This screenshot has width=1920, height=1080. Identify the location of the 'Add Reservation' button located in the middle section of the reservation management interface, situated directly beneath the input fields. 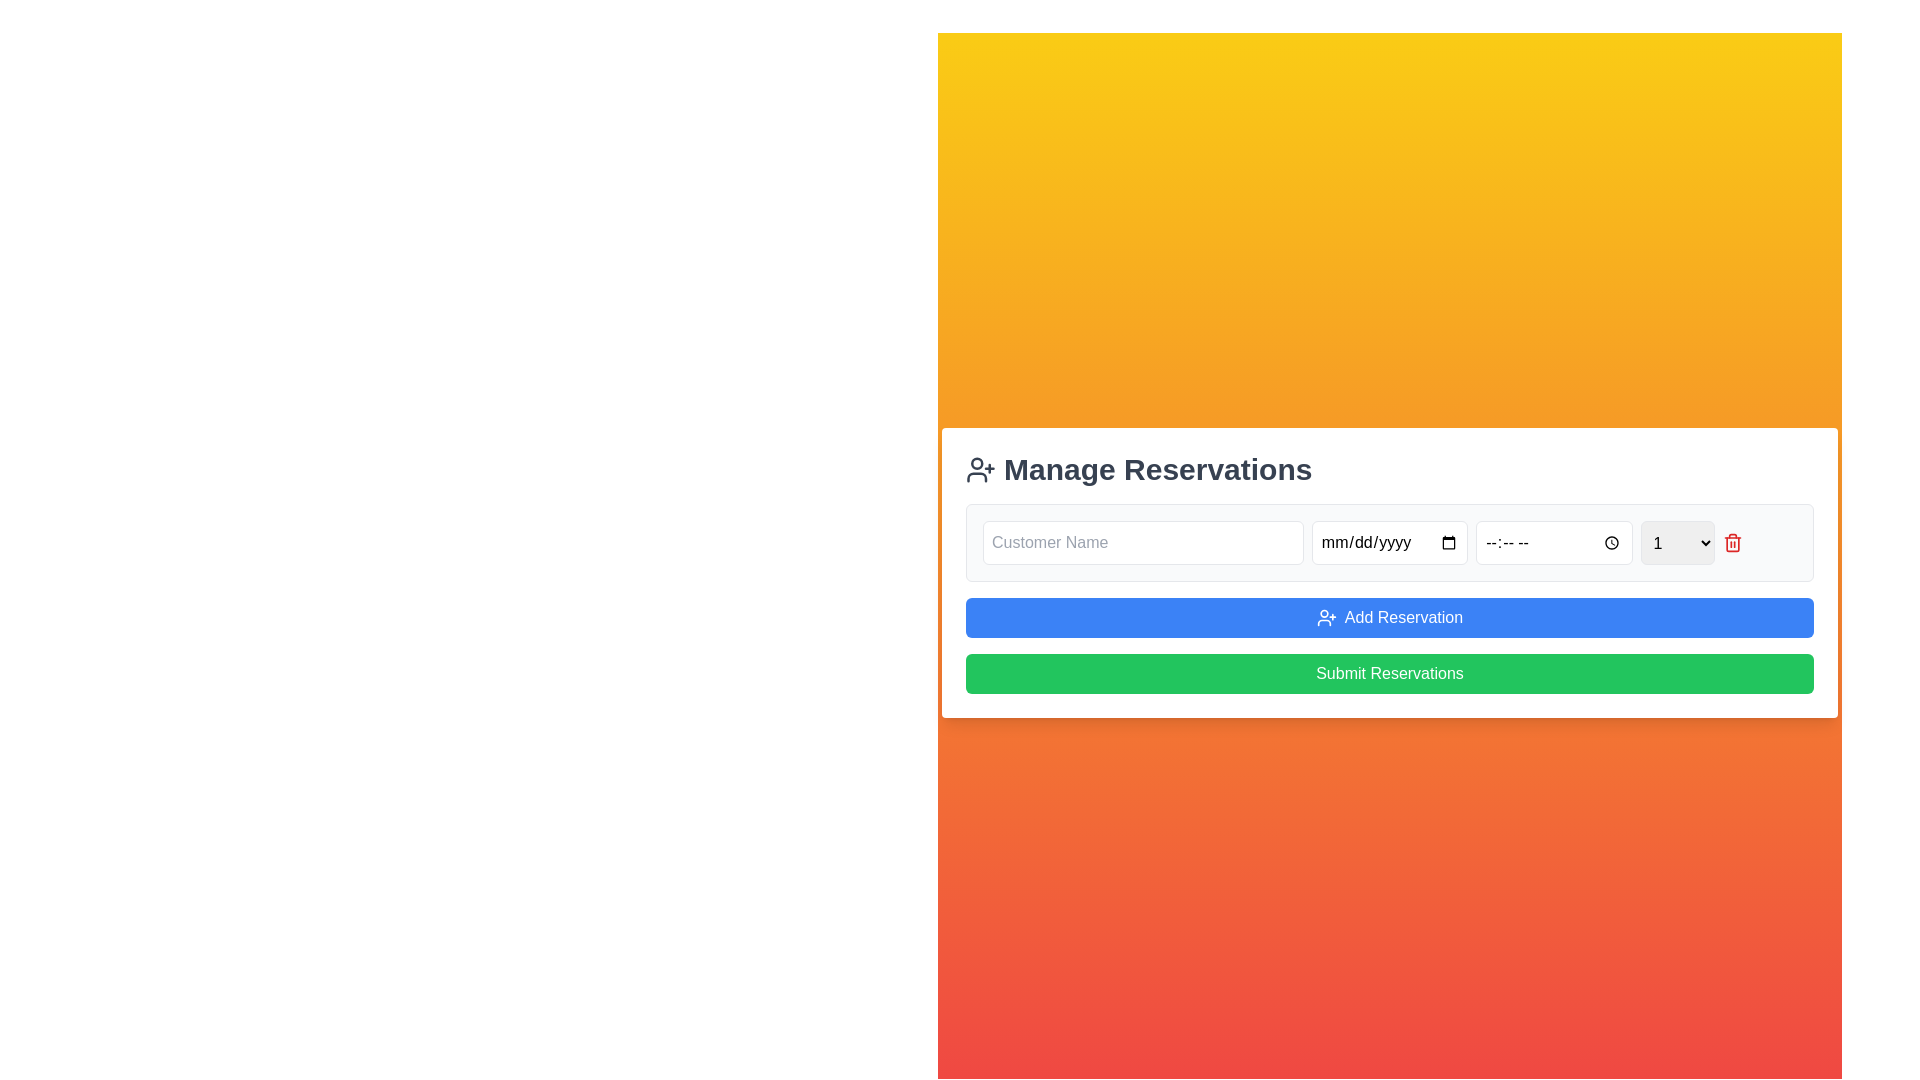
(1389, 597).